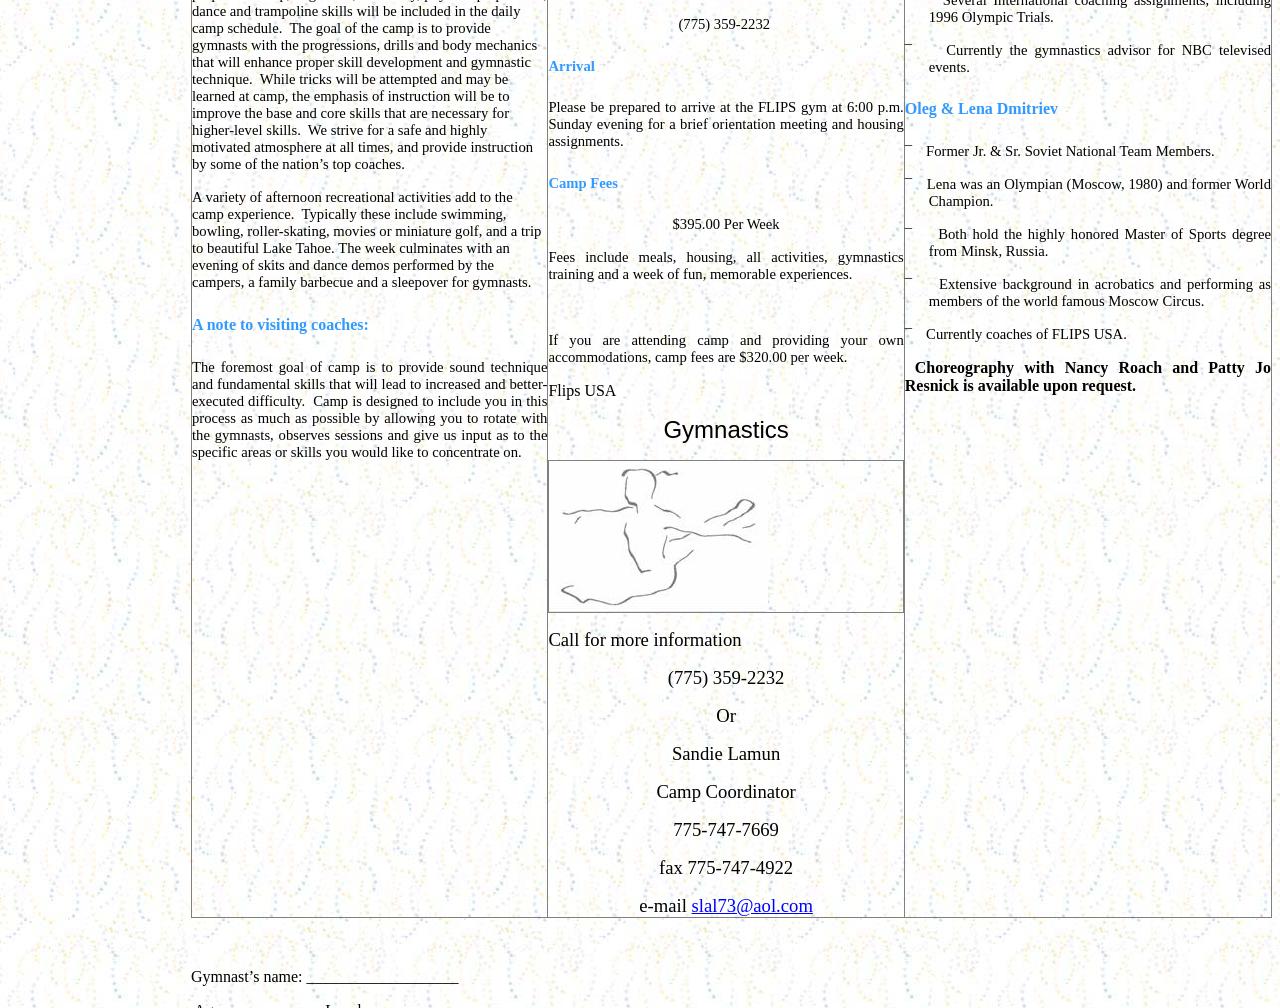 The height and width of the screenshot is (1008, 1280). Describe the element at coordinates (1068, 150) in the screenshot. I see `'Former Jr. & Sr. Soviet 
    National Team Members.'` at that location.